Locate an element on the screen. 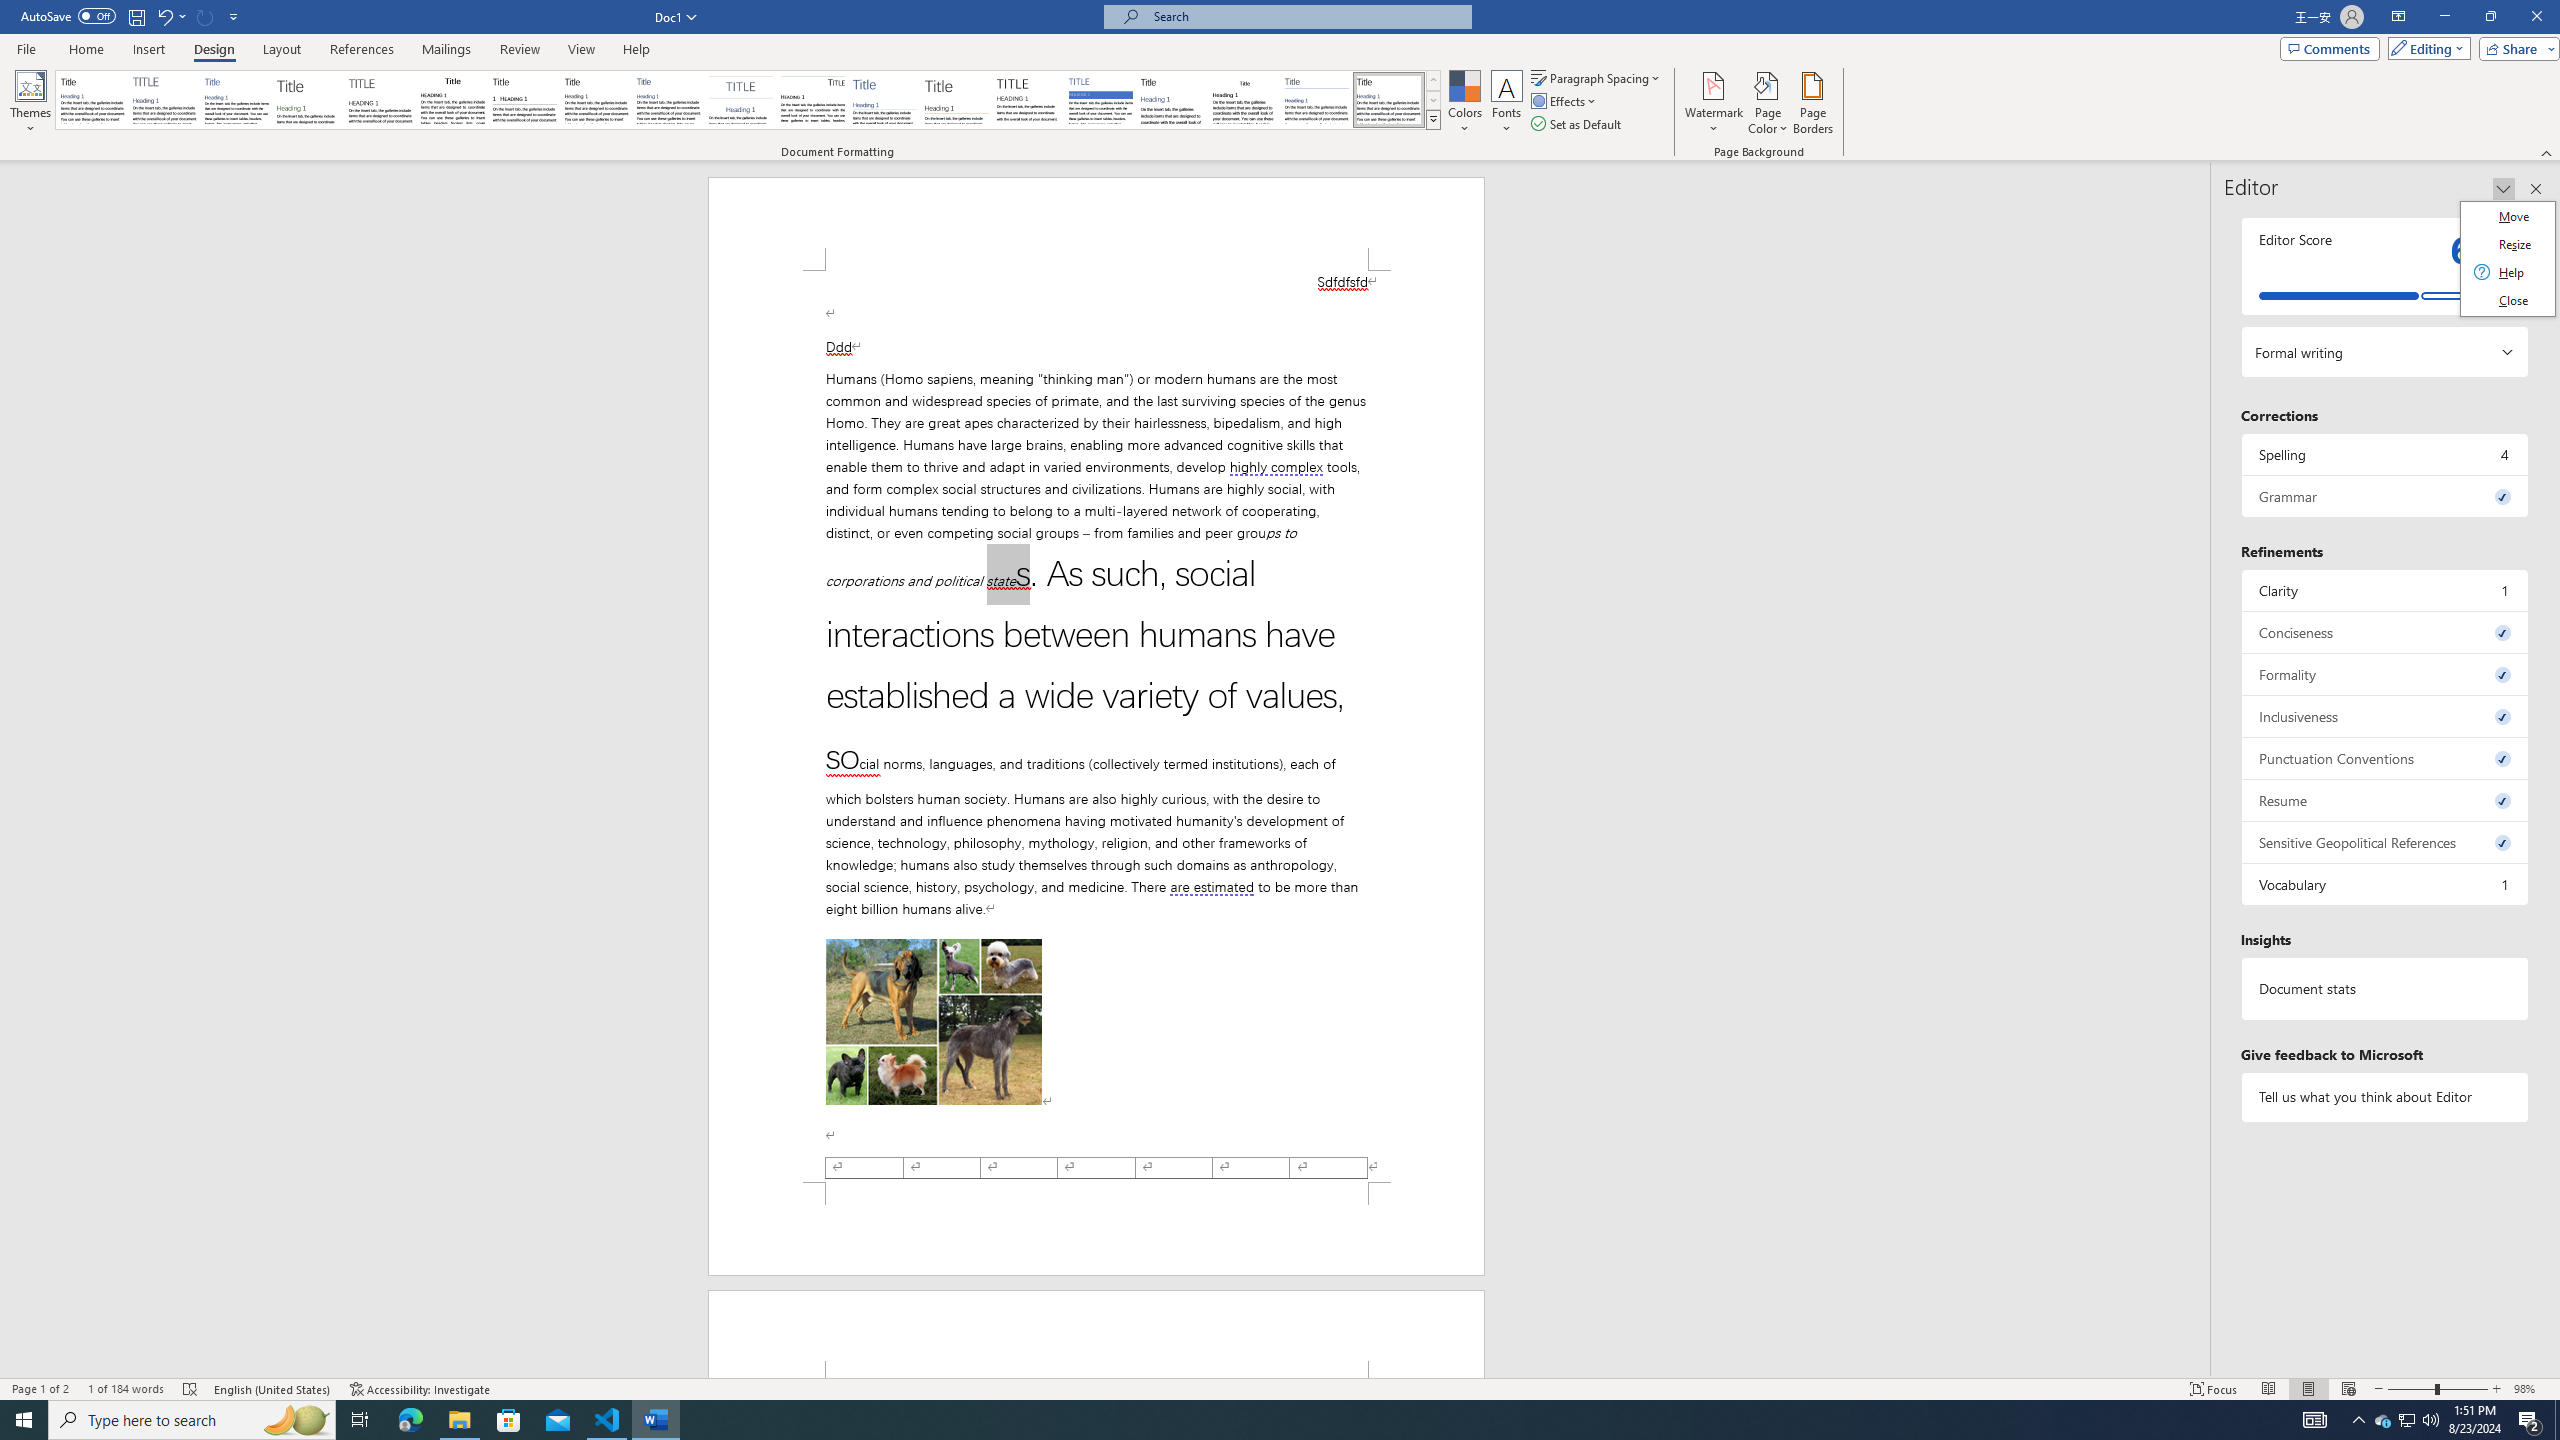 The height and width of the screenshot is (1440, 2560). 'Basic (Elegant)' is located at coordinates (164, 99).